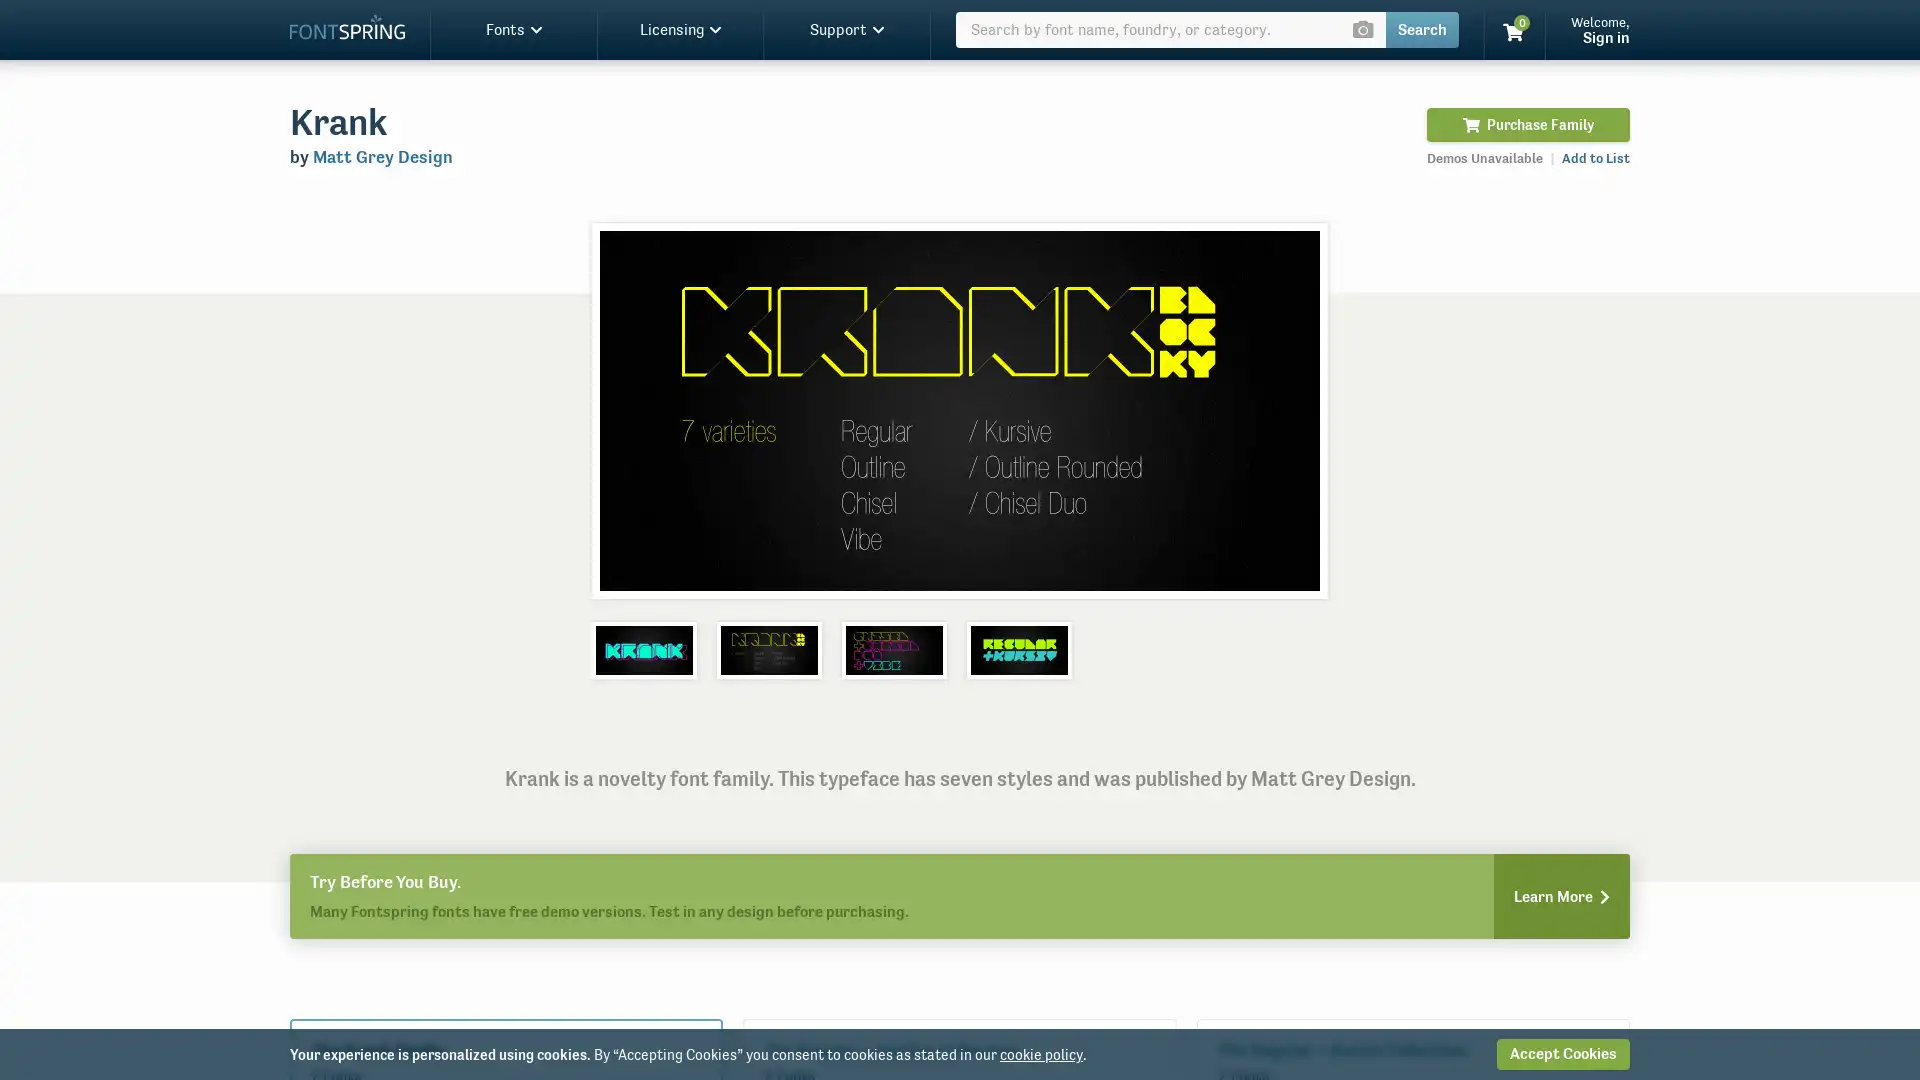  Describe the element at coordinates (627, 410) in the screenshot. I see `Previous slide` at that location.